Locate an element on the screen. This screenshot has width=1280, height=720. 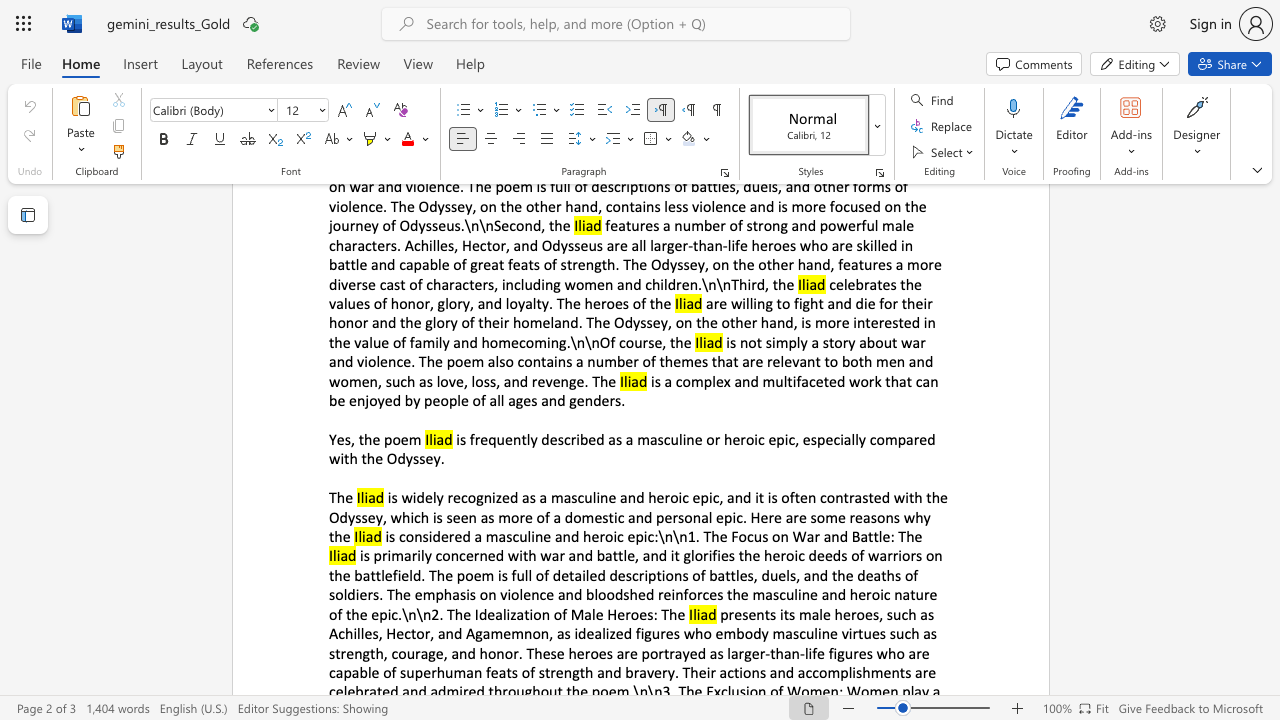
the subset text "heroic epic, and it is often contrasted with the Odyssey, which is seen as more" within the text "is widely recognized as a masculine and heroic epic, and it is often contrasted with the Odyssey, which is seen as more of a domestic and personal epic. Here are some reasons why the" is located at coordinates (648, 496).